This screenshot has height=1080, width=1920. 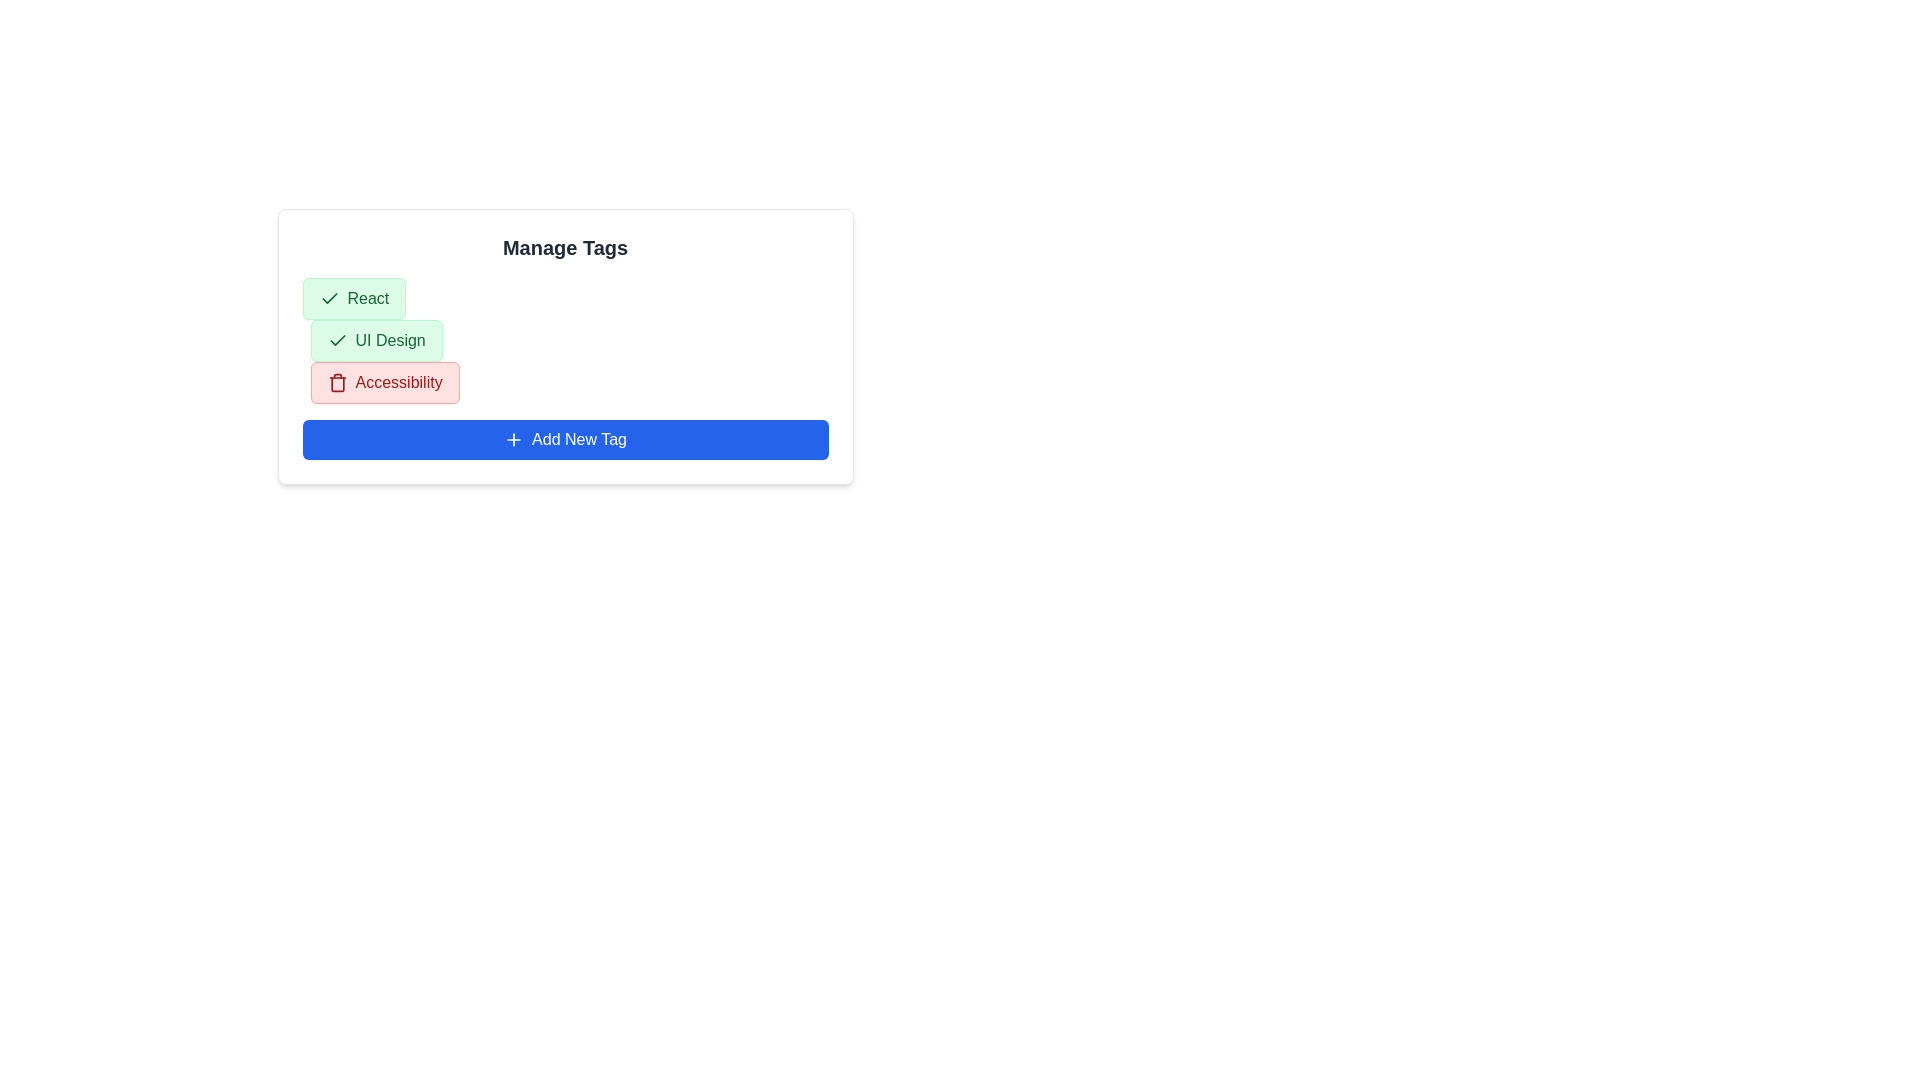 What do you see at coordinates (329, 299) in the screenshot?
I see `the decorative icon indicating that the 'React' tag is active or selected, positioned at the start of the tag in the vertical list` at bounding box center [329, 299].